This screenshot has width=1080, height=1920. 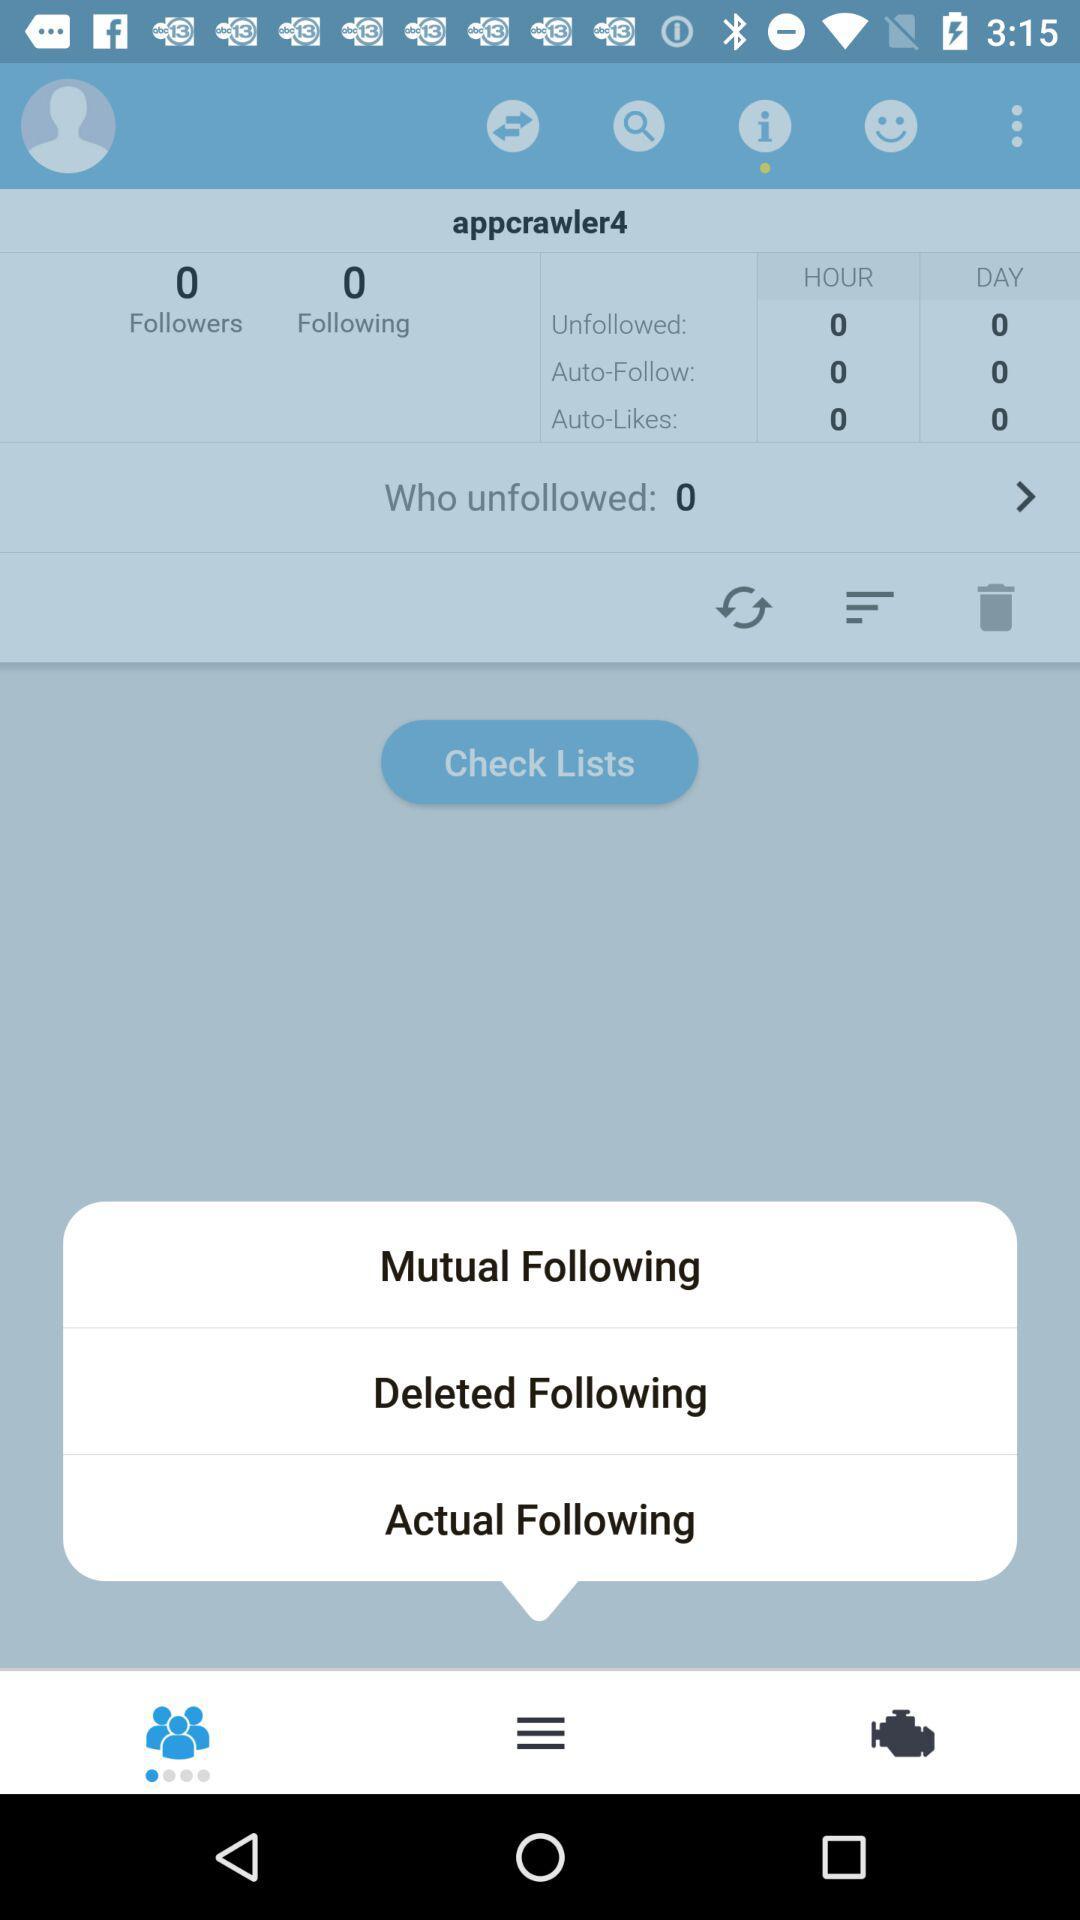 I want to click on menu, so click(x=1017, y=124).